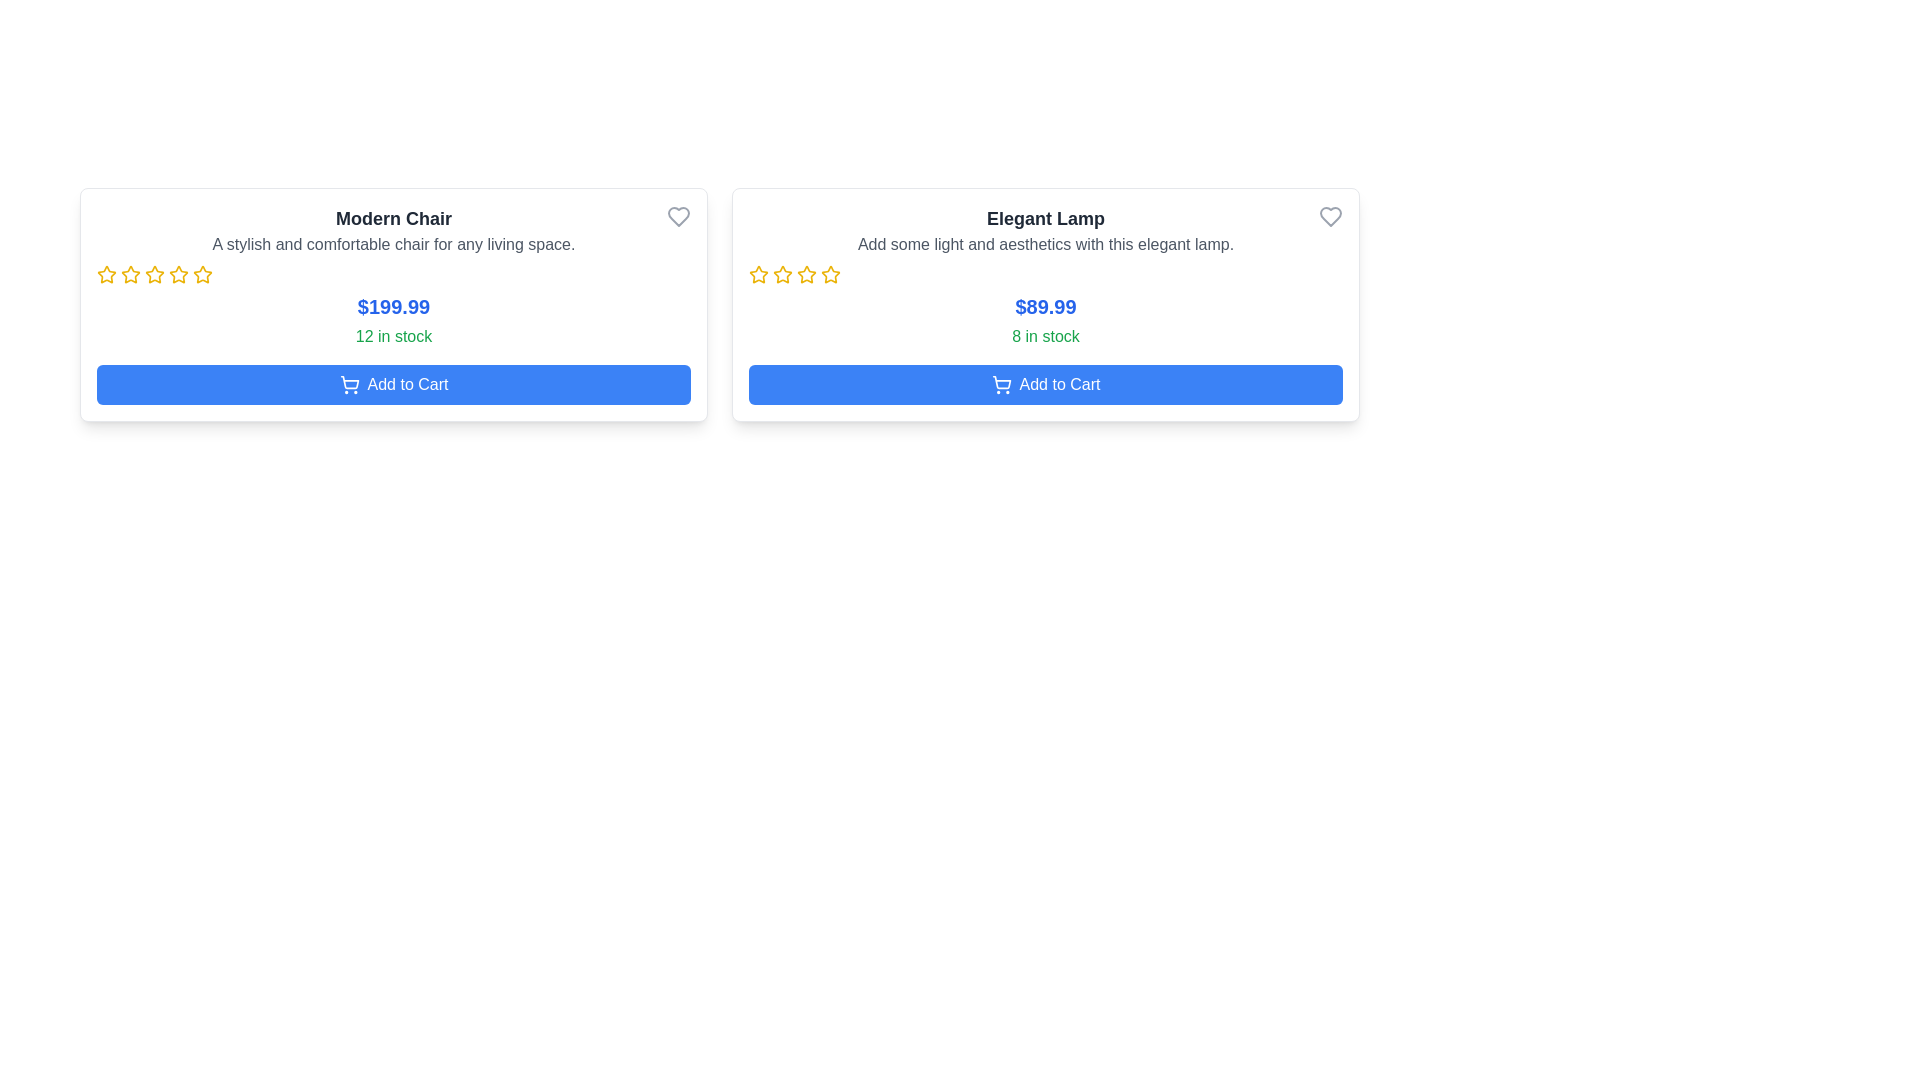  What do you see at coordinates (1001, 385) in the screenshot?
I see `the shopping cart icon on the 'Add to Cart' button for the 'Elegant Lamp' product` at bounding box center [1001, 385].